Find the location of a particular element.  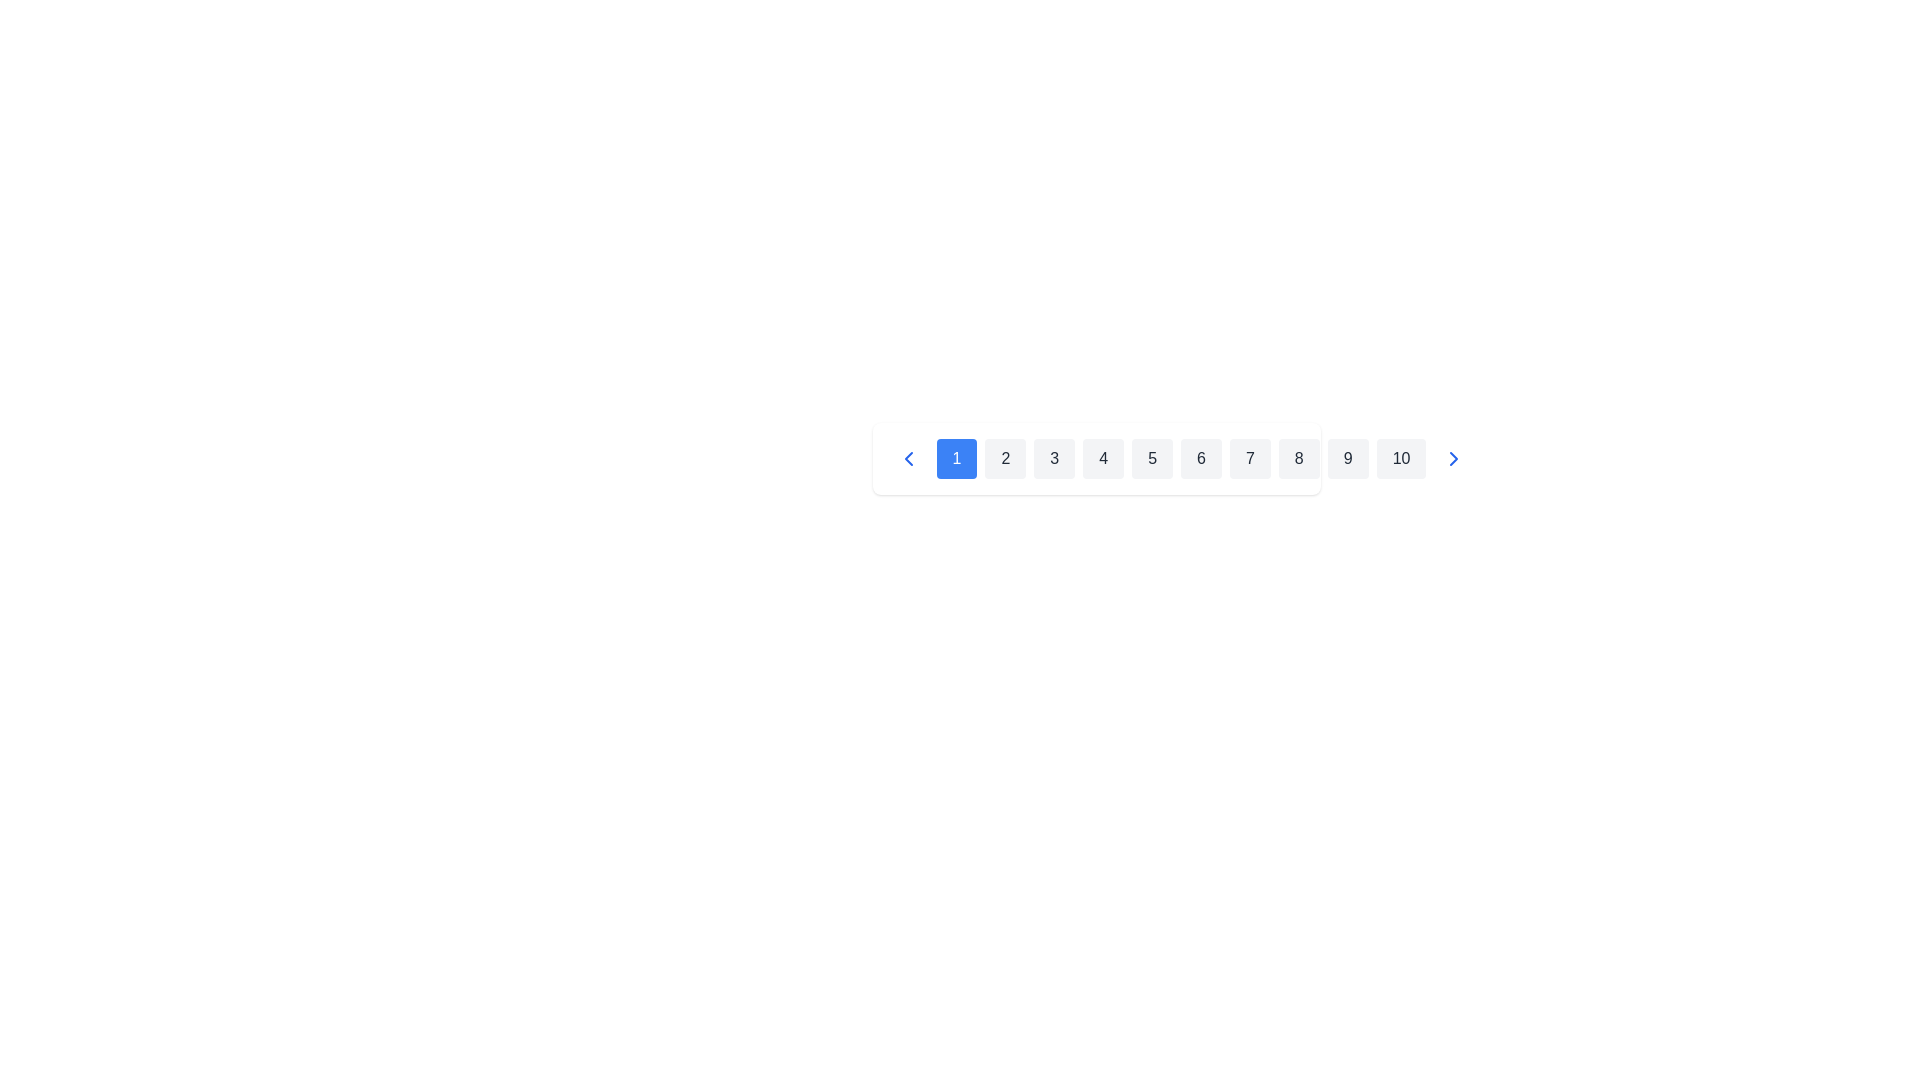

the last button in the pagination control is located at coordinates (1400, 459).